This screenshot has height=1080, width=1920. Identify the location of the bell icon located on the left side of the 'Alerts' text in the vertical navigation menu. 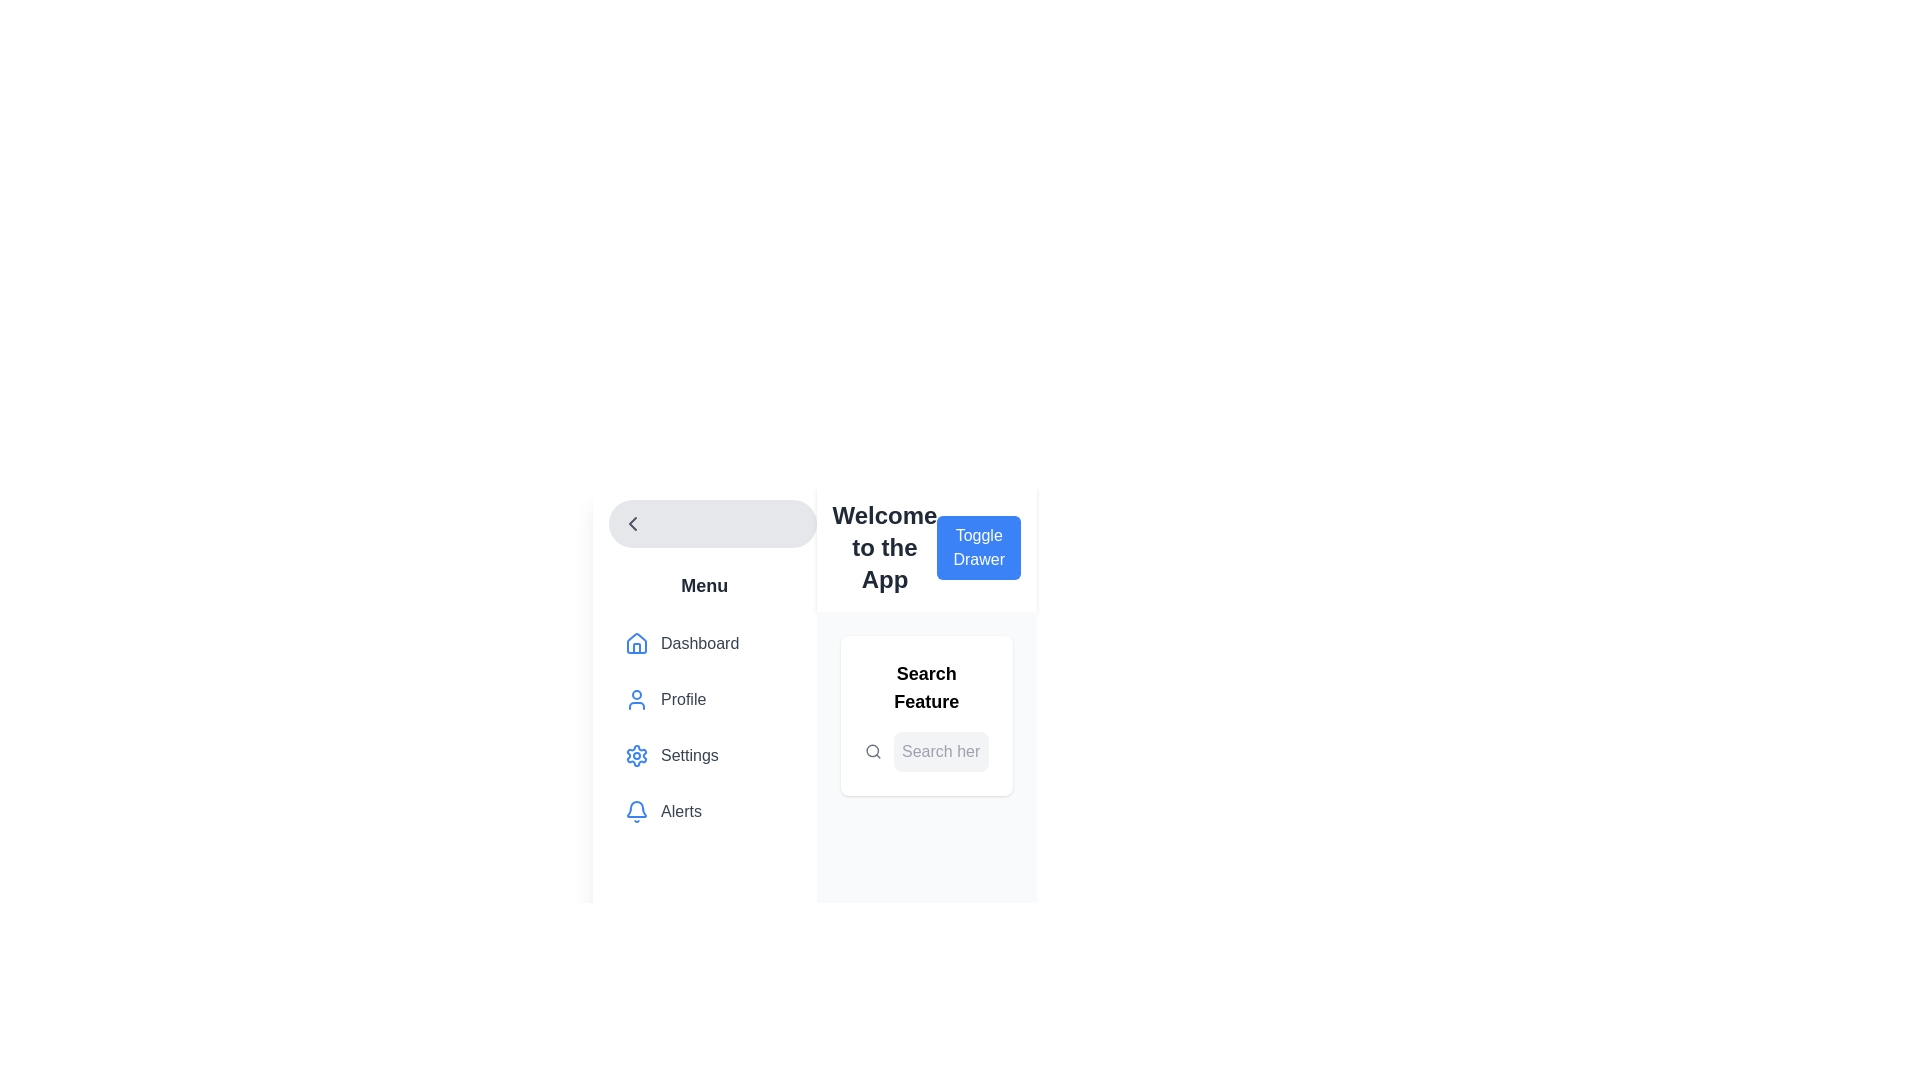
(636, 812).